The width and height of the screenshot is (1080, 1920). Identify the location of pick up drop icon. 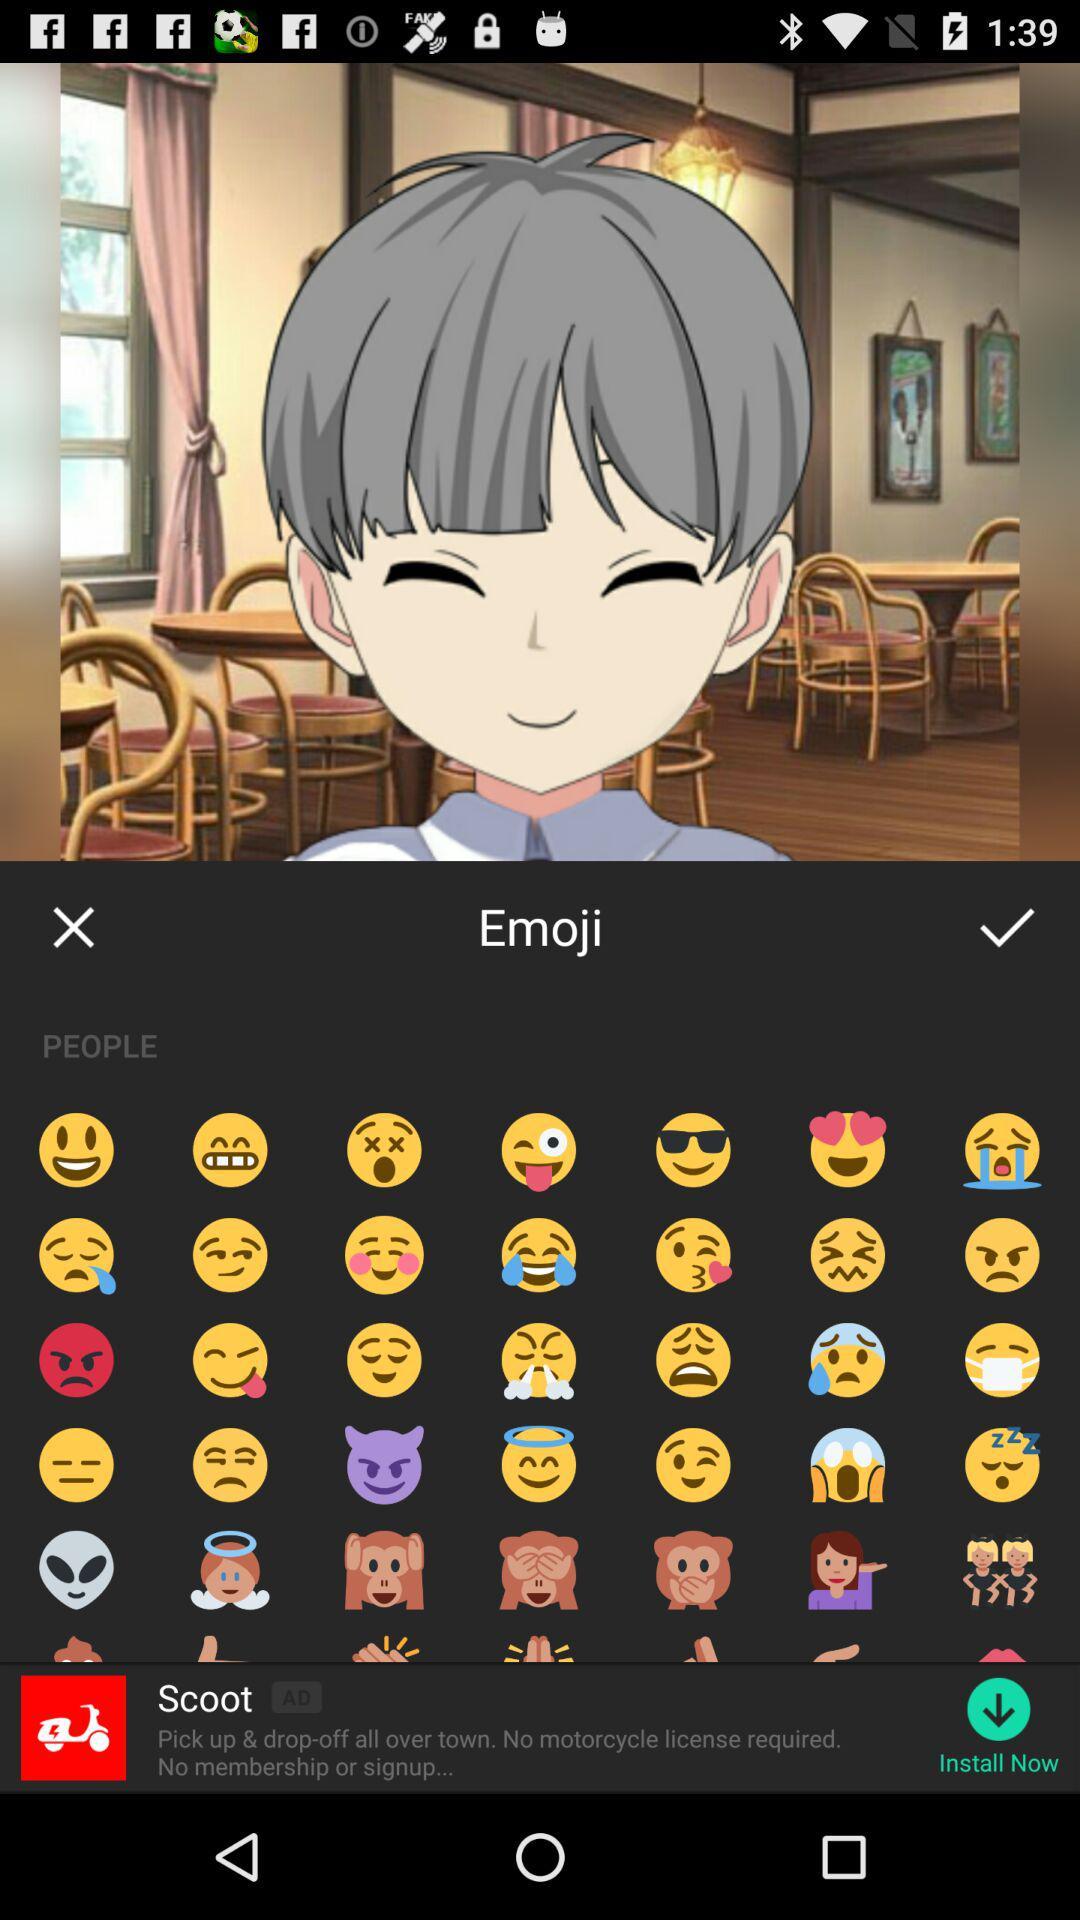
(505, 1751).